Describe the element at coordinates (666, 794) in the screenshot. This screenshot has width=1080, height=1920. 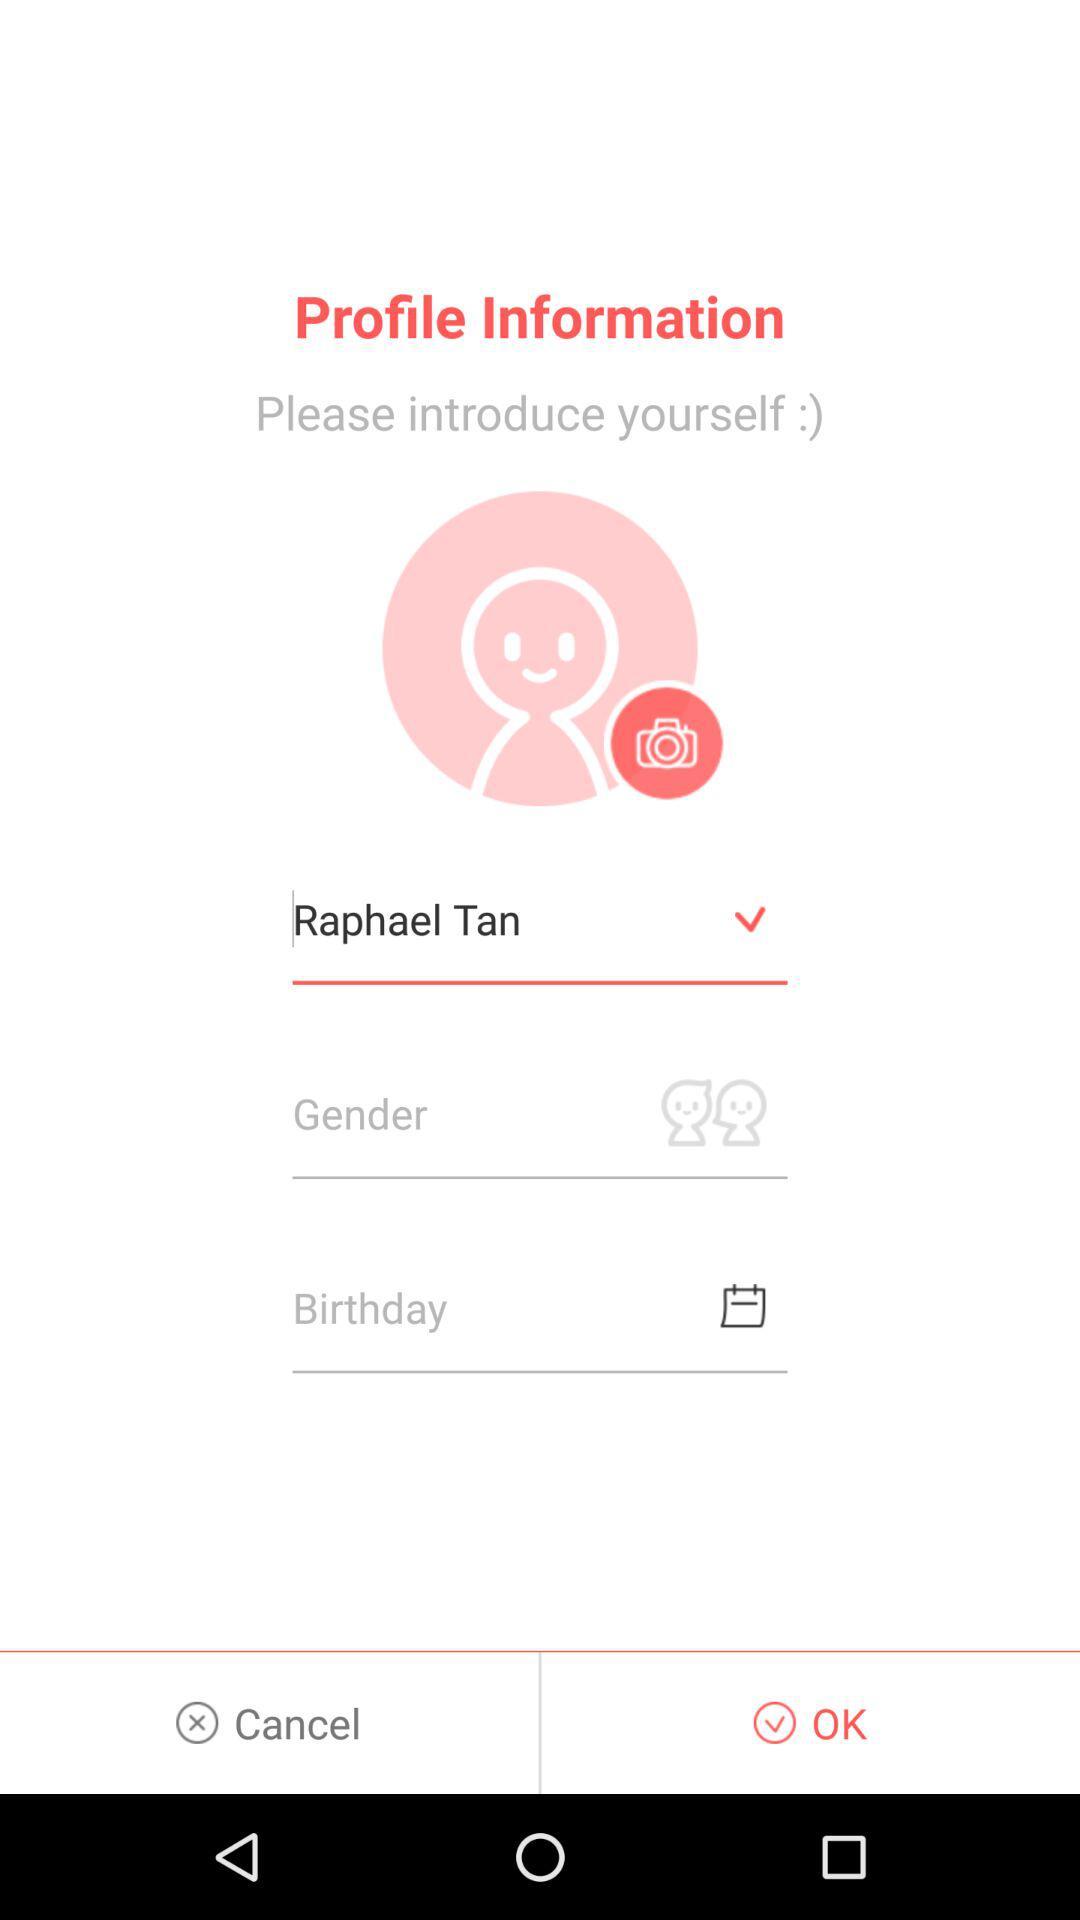
I see `the photo icon` at that location.